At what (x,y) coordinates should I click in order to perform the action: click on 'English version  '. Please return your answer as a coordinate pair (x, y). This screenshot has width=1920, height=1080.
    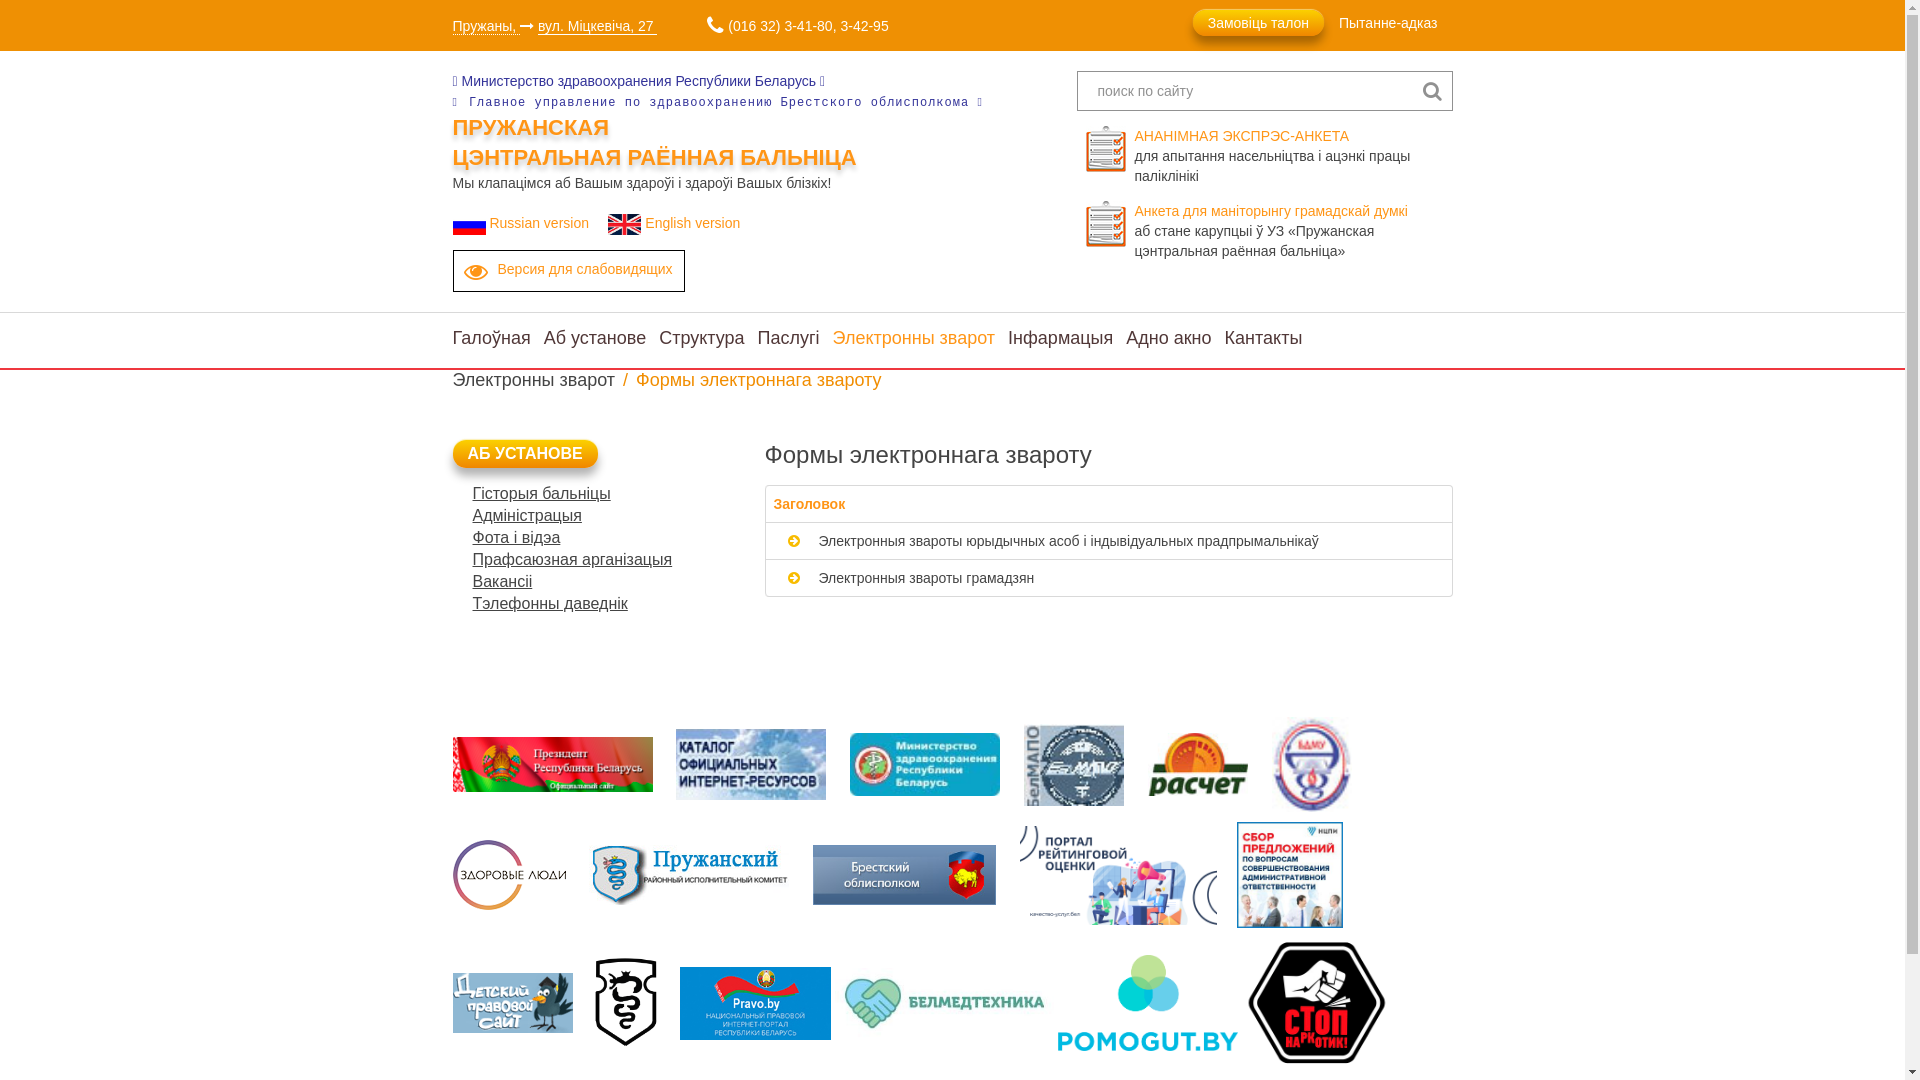
    Looking at the image, I should click on (677, 223).